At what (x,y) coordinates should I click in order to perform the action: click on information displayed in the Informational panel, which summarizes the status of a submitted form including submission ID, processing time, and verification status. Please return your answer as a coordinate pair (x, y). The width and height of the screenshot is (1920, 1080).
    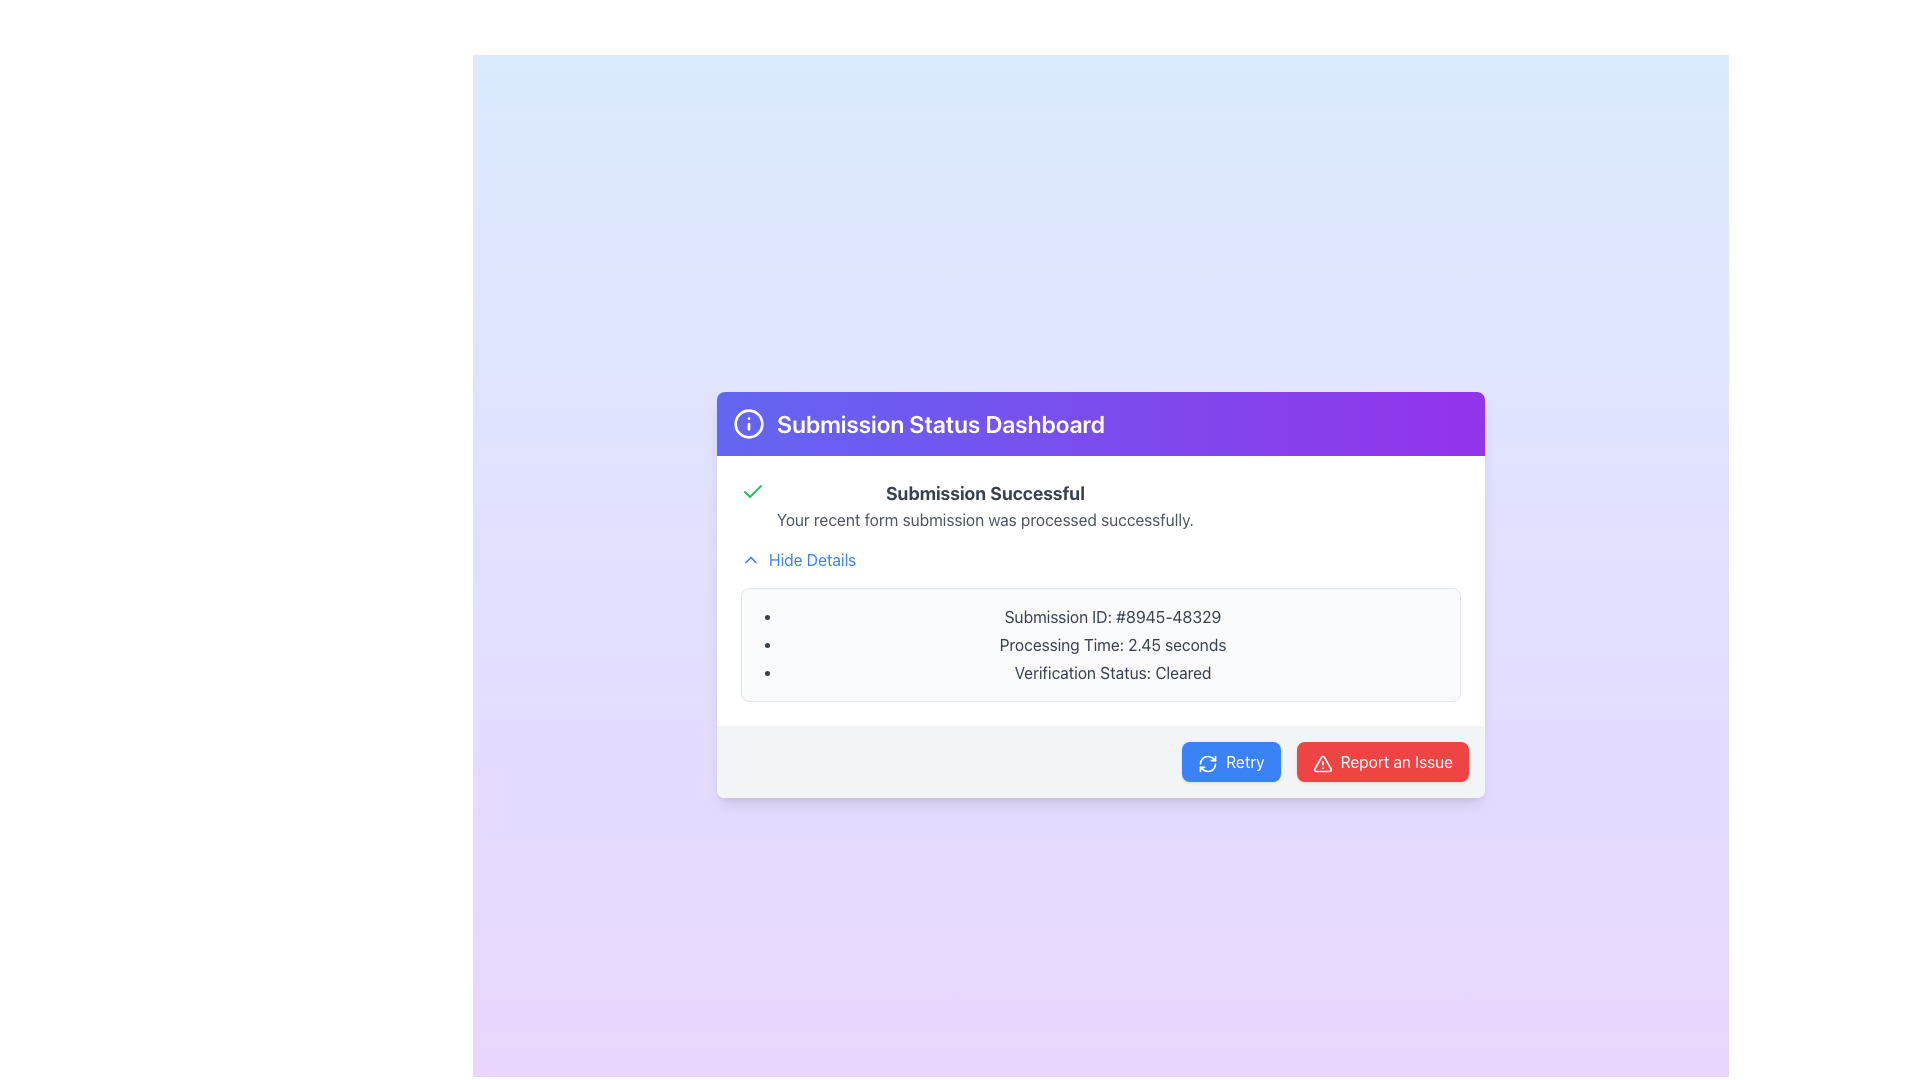
    Looking at the image, I should click on (1099, 589).